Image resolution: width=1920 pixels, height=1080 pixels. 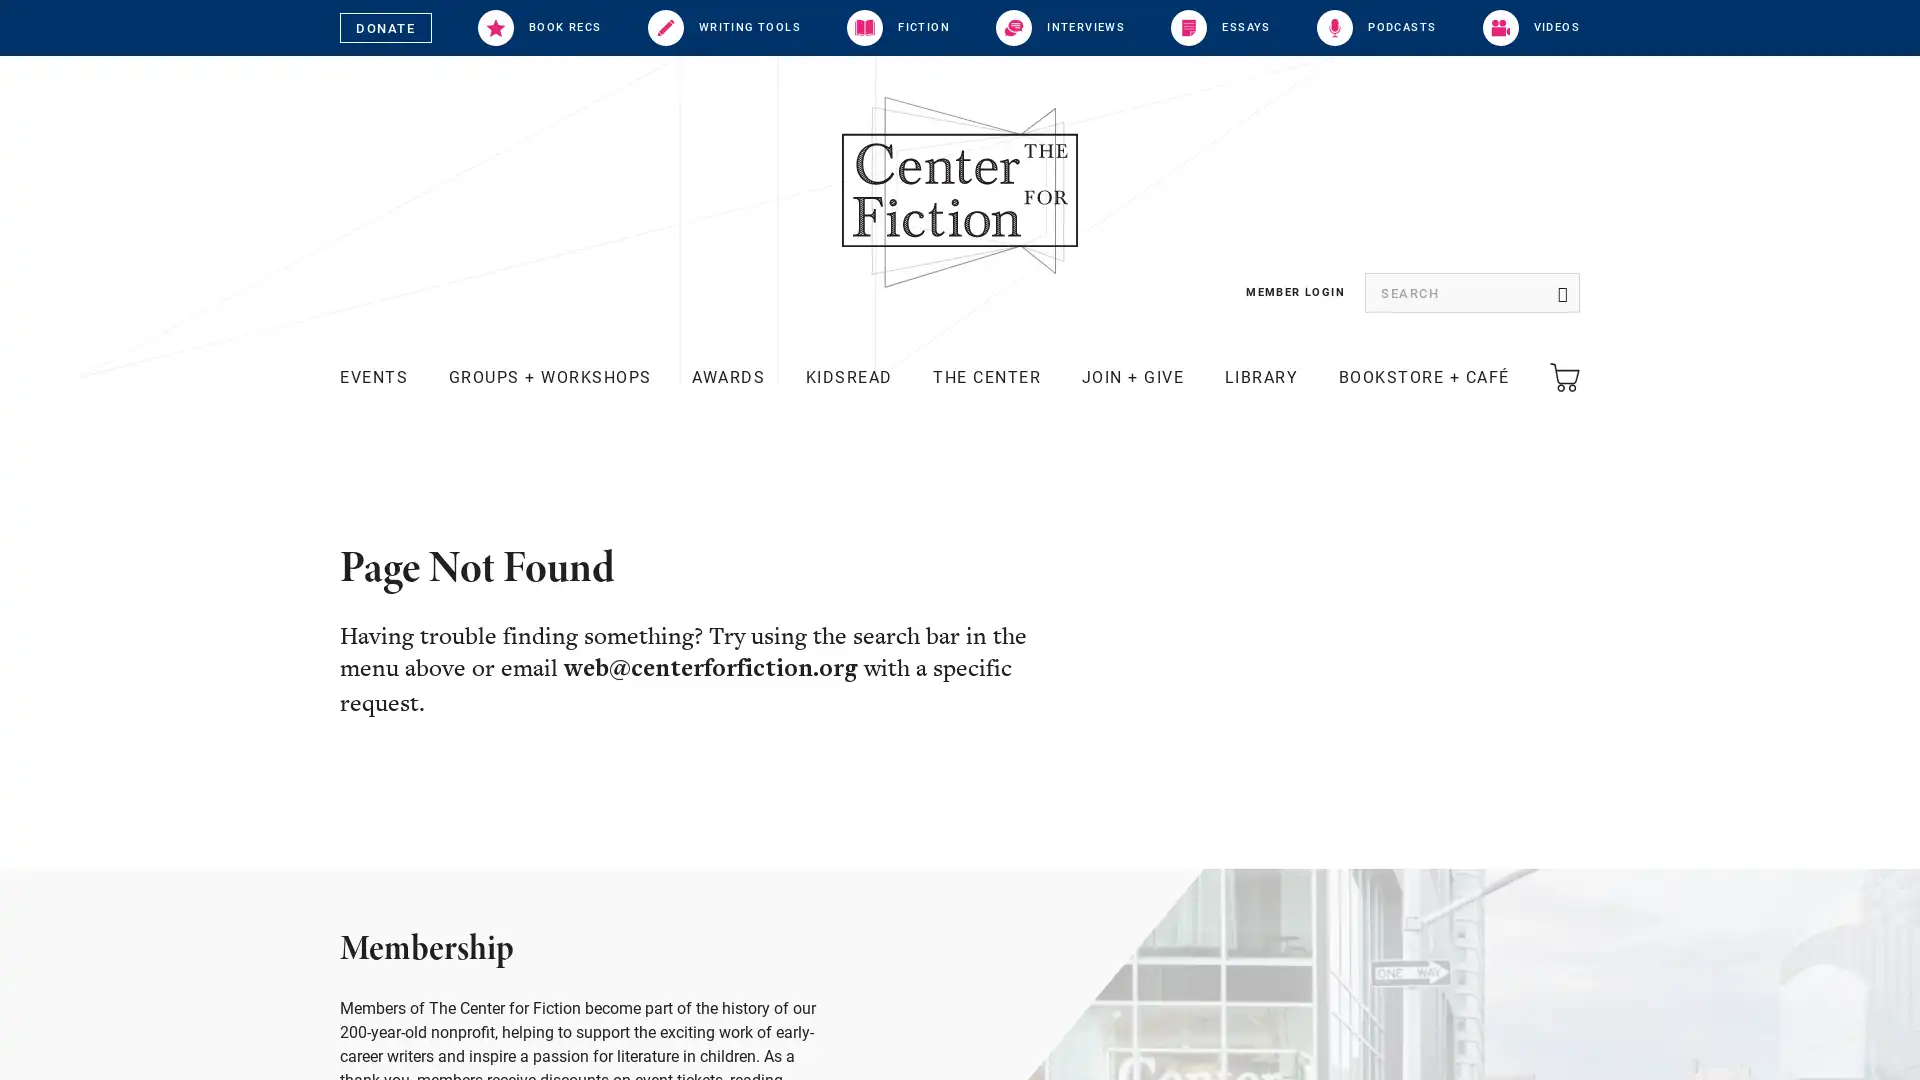 What do you see at coordinates (1559, 293) in the screenshot?
I see `Submit Search` at bounding box center [1559, 293].